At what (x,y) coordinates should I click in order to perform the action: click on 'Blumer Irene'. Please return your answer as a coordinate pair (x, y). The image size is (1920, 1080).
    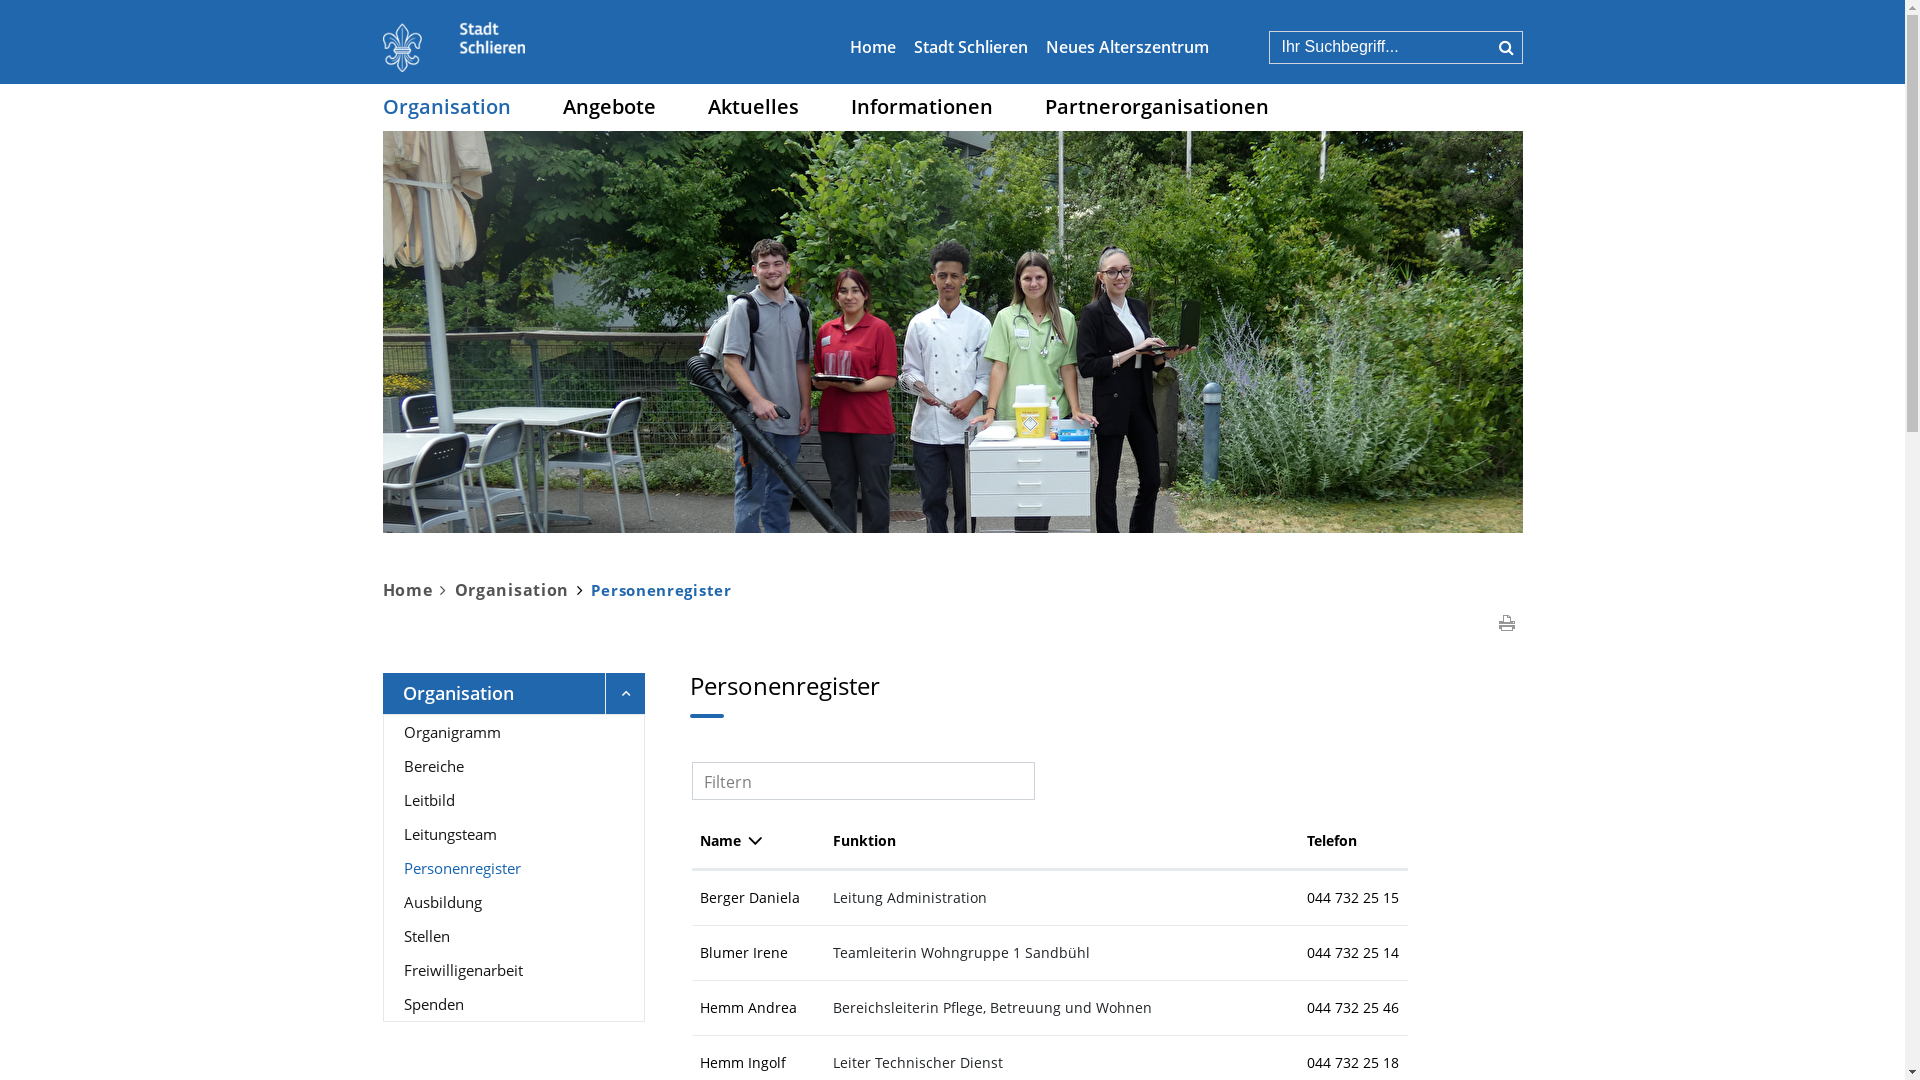
    Looking at the image, I should click on (743, 951).